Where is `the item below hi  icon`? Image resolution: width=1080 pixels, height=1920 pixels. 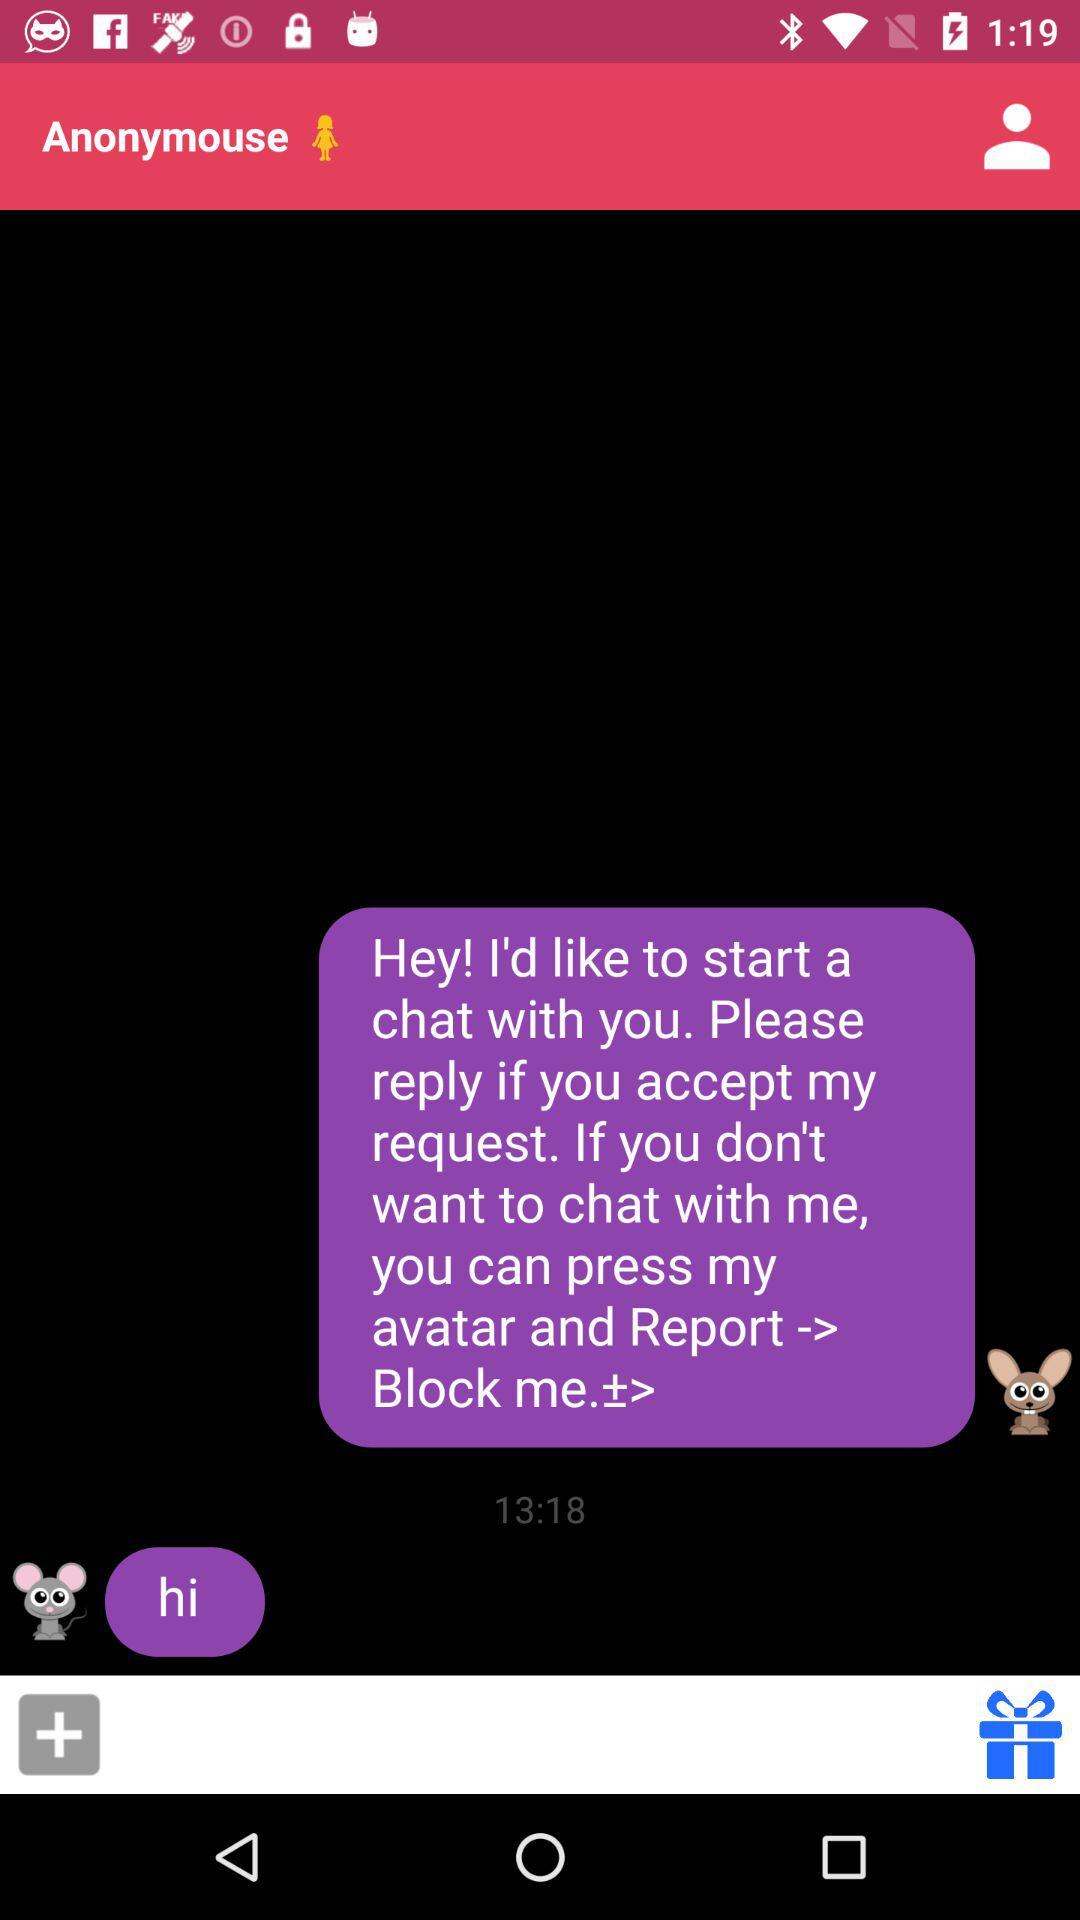
the item below hi  icon is located at coordinates (58, 1733).